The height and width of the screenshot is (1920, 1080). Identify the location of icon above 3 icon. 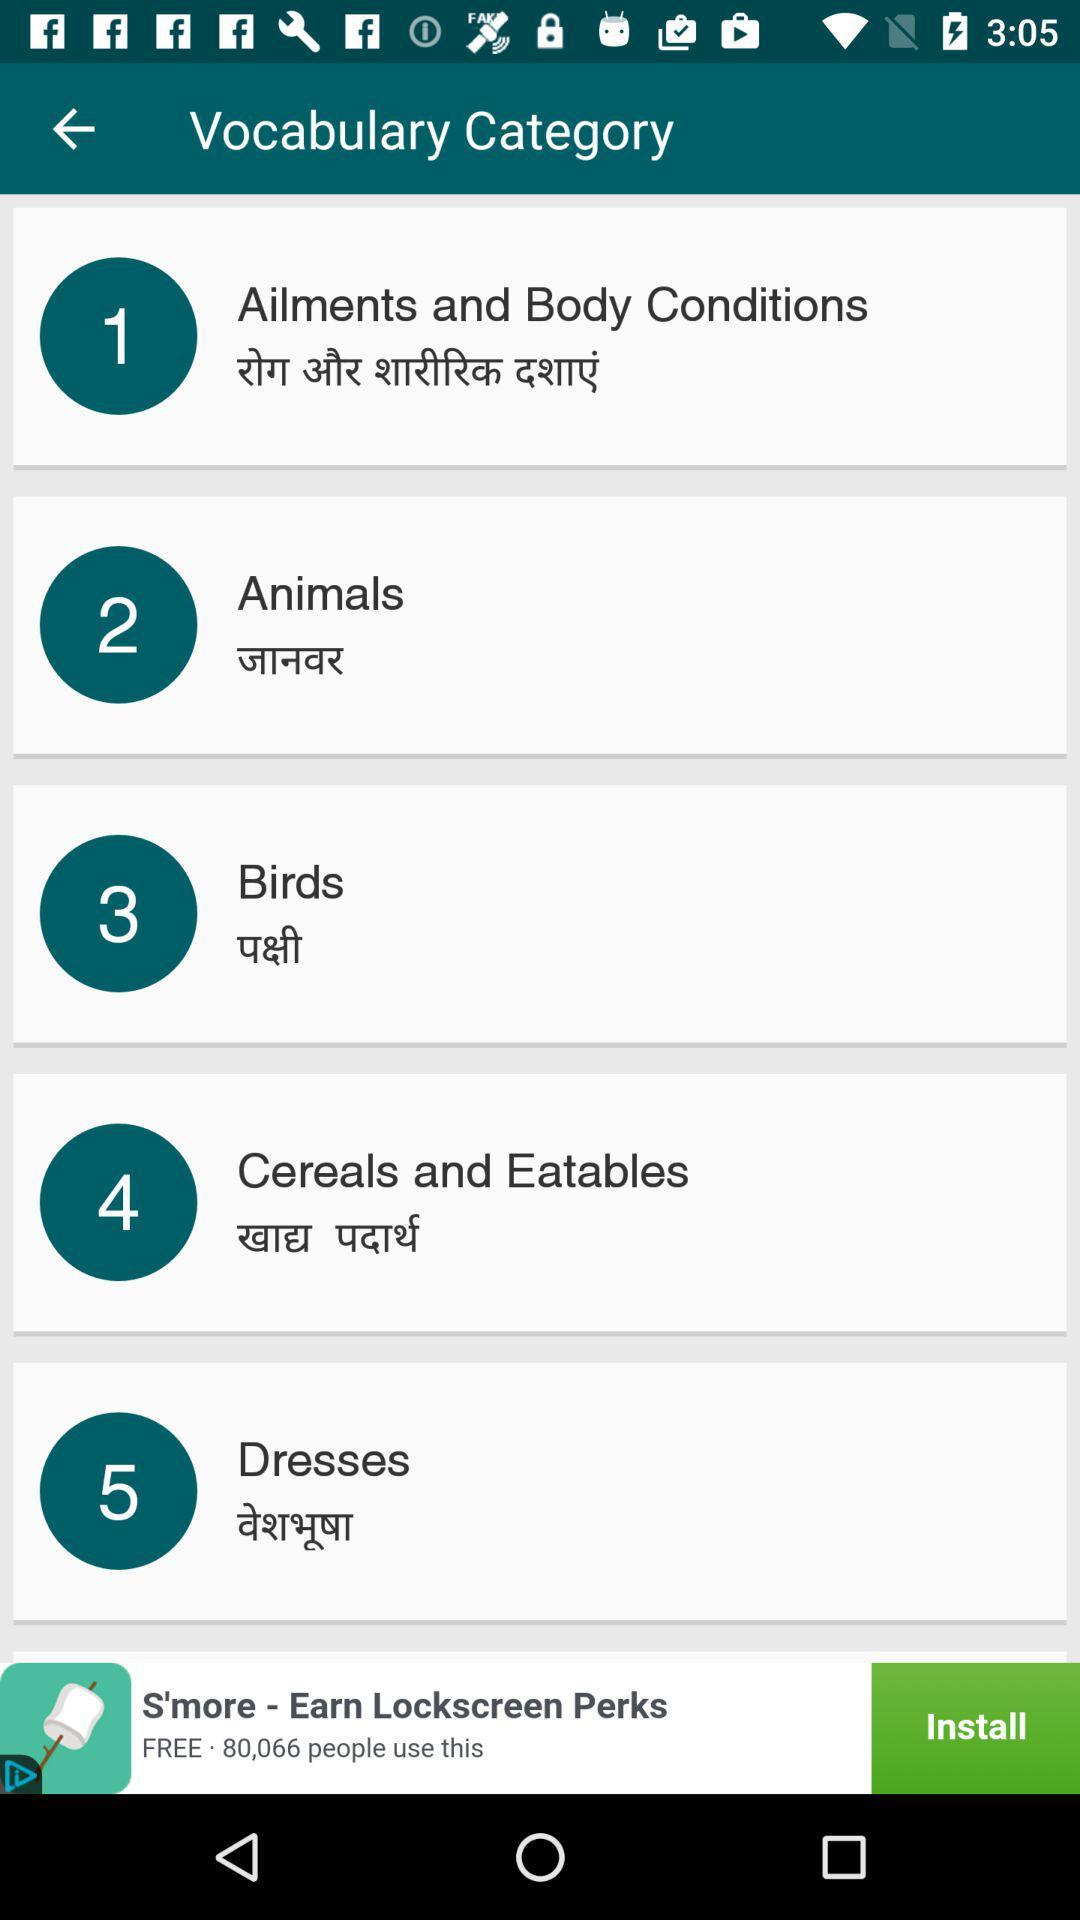
(118, 623).